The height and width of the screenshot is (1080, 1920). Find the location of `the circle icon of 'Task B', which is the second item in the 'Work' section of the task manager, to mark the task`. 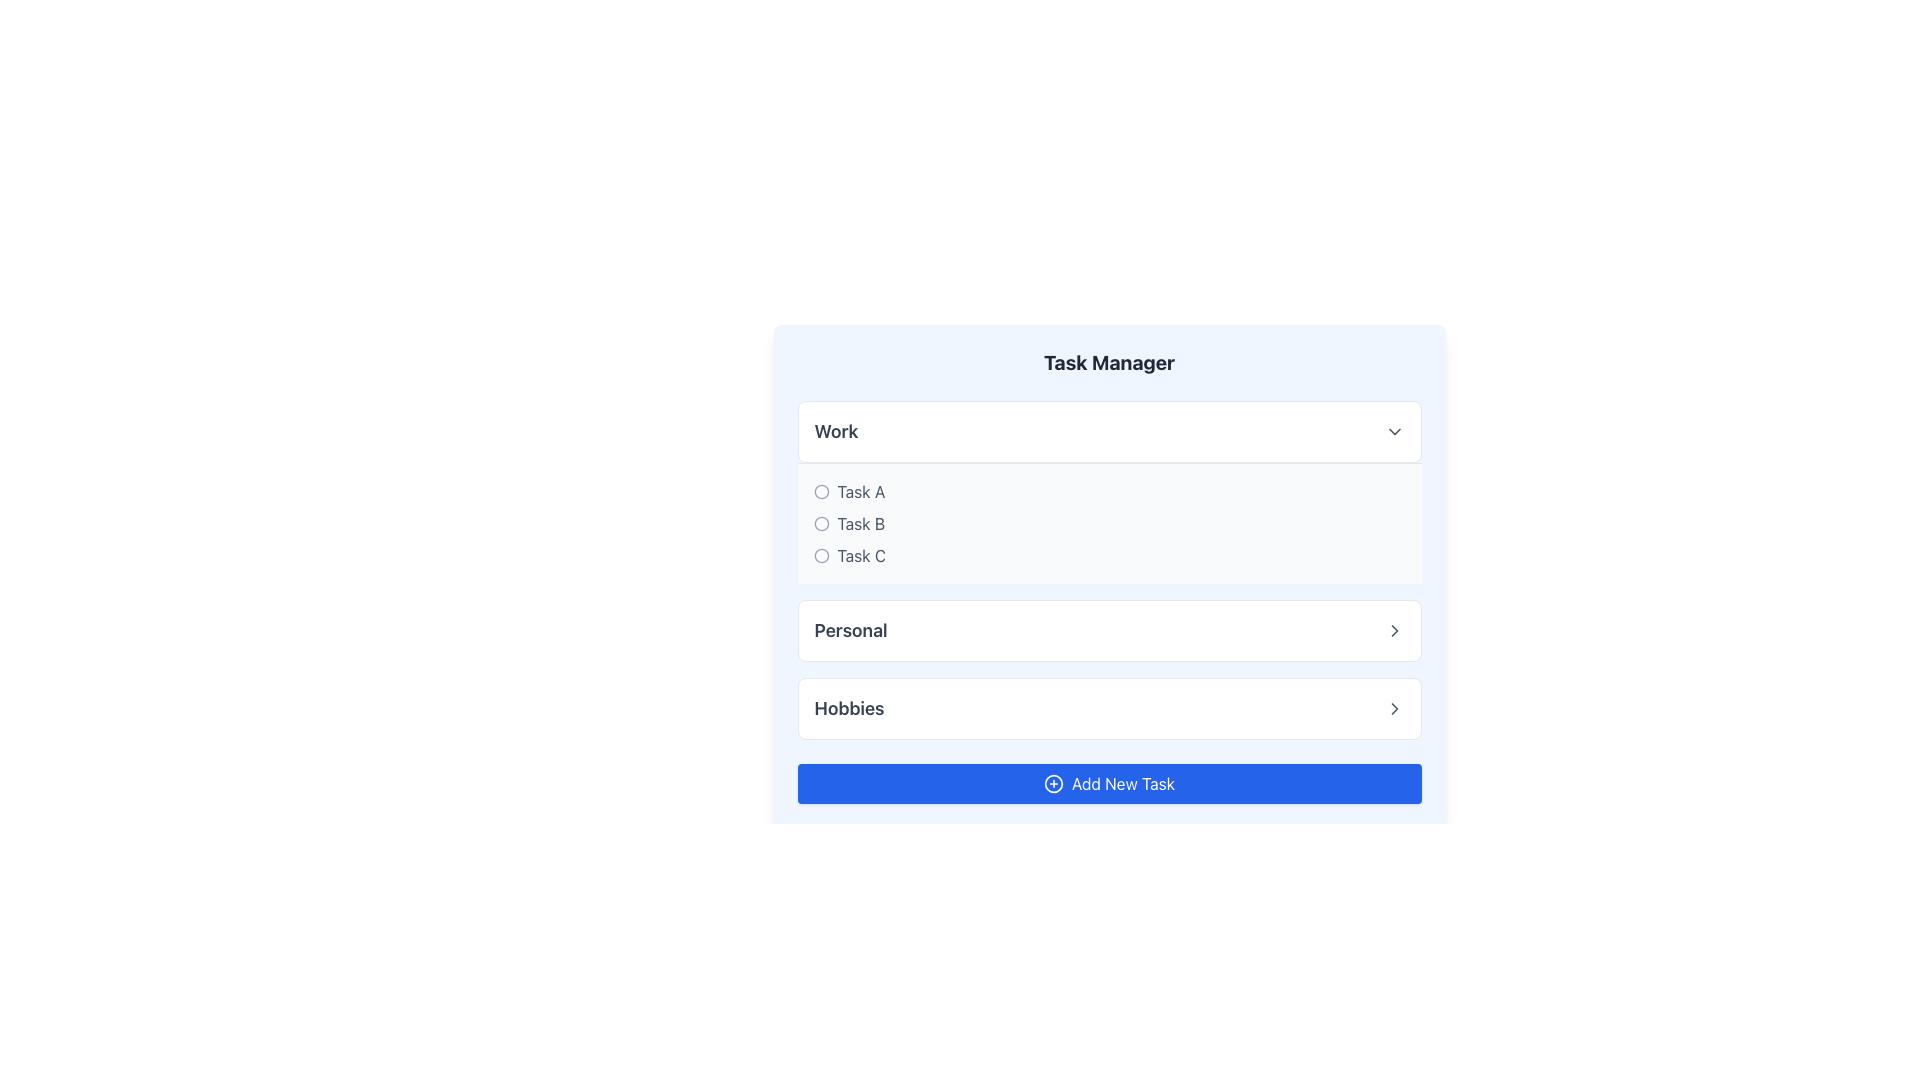

the circle icon of 'Task B', which is the second item in the 'Work' section of the task manager, to mark the task is located at coordinates (1108, 523).